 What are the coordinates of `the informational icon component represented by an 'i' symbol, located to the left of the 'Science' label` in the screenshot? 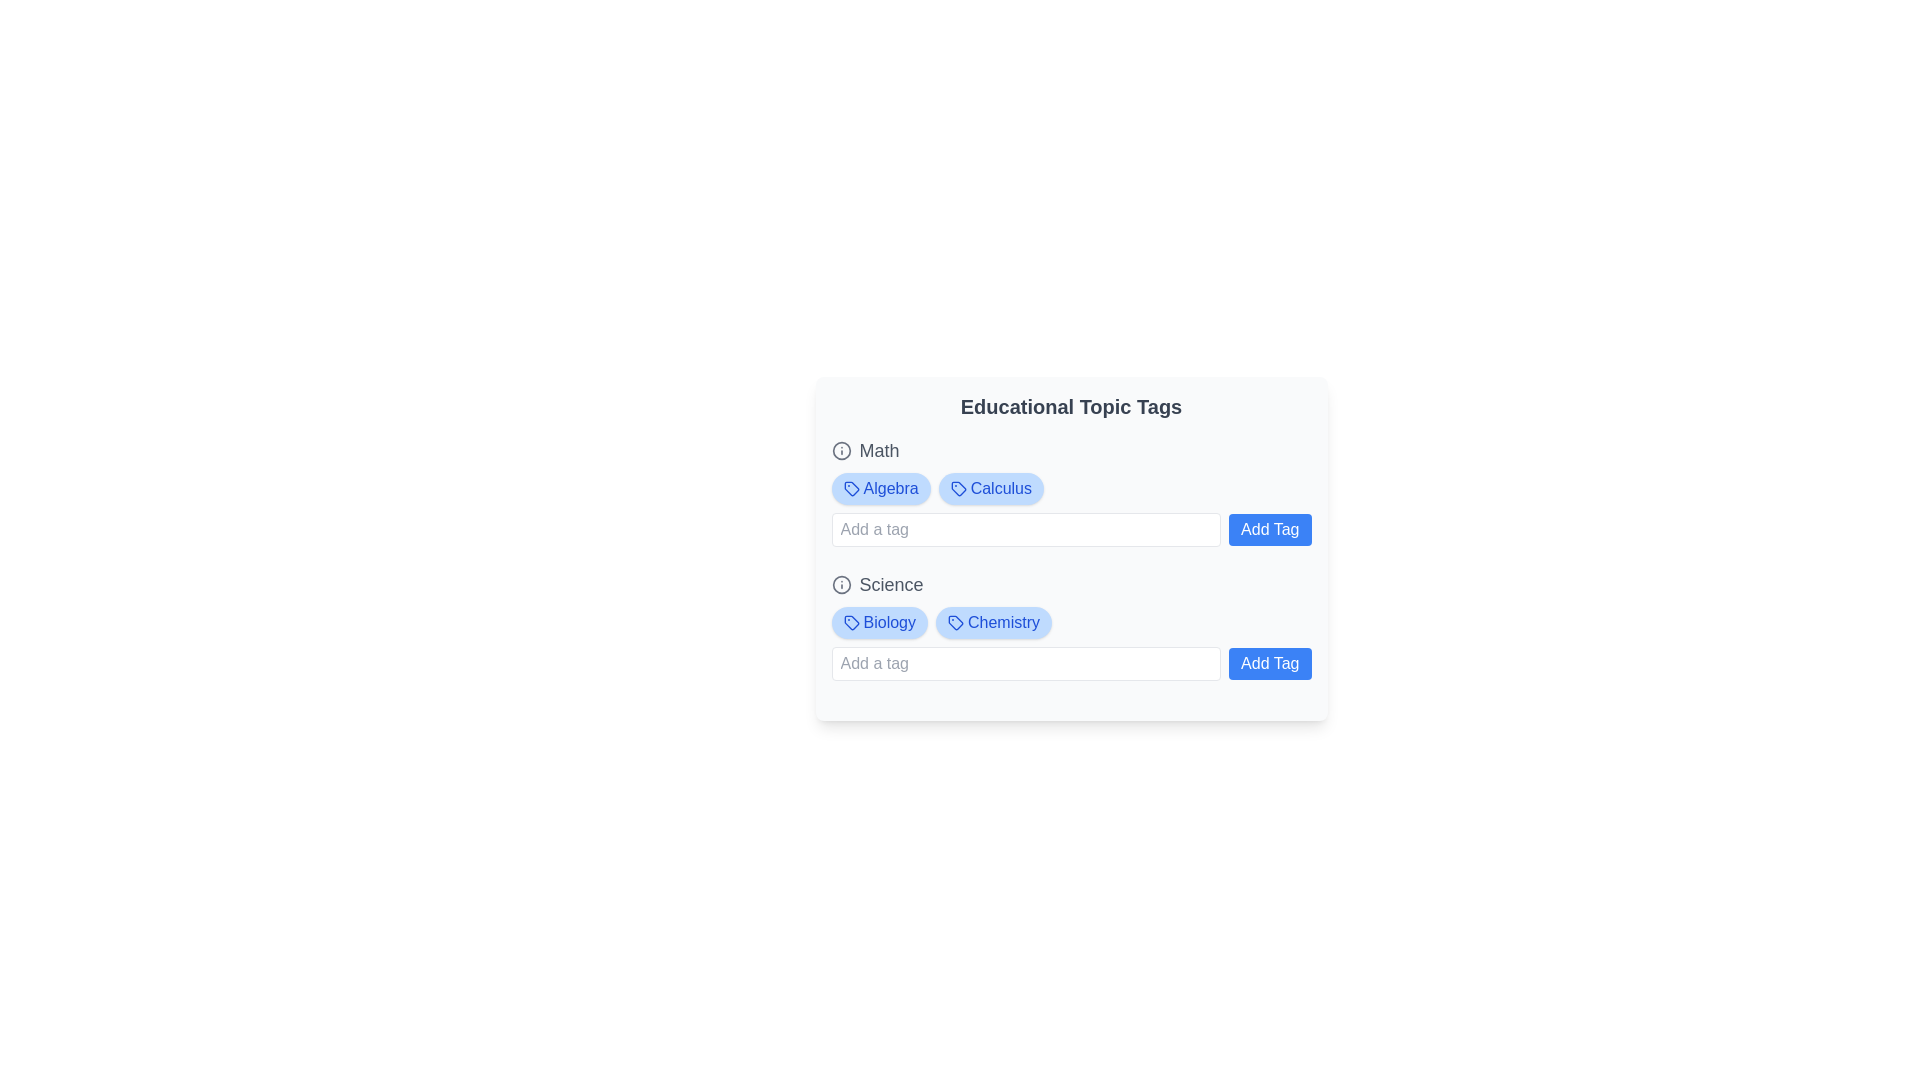 It's located at (841, 585).